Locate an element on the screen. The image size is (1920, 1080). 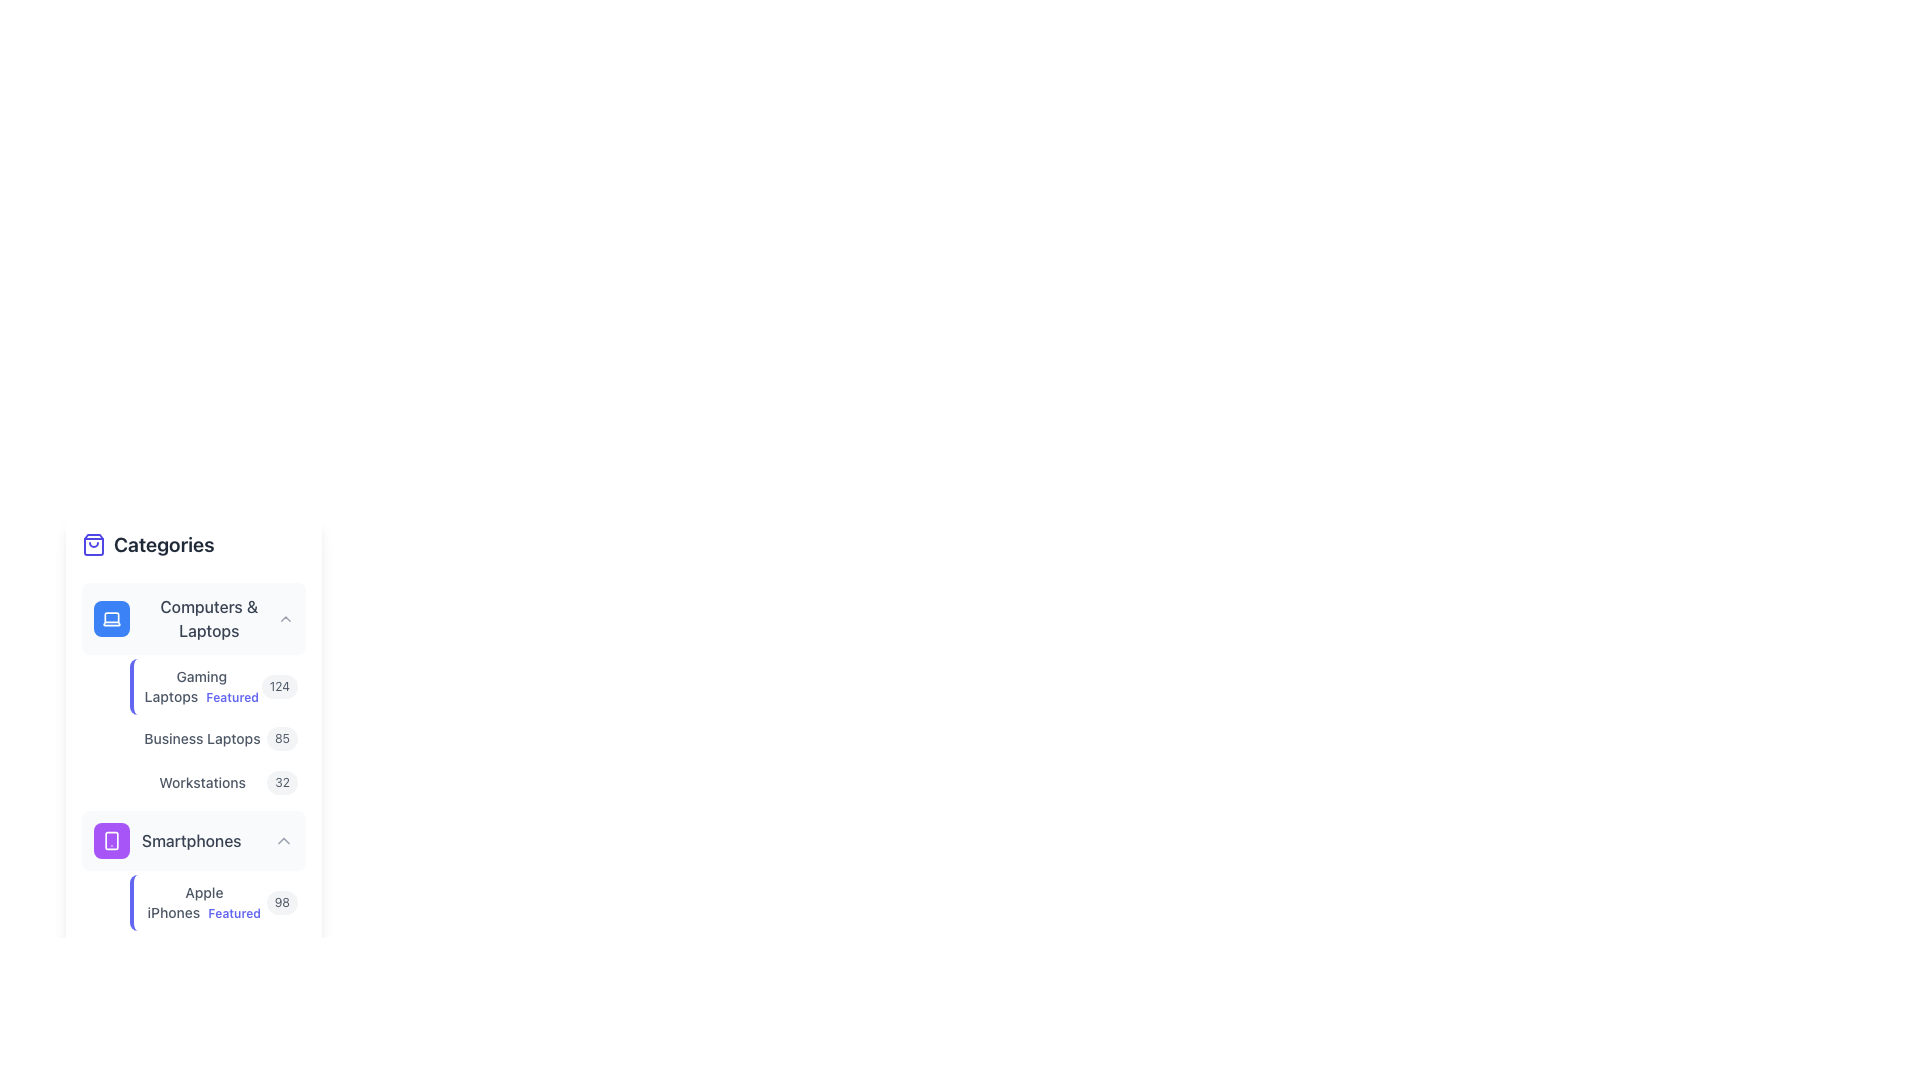
the 'Gaming Laptops' list item in the 'Computers & Laptops' category is located at coordinates (217, 685).